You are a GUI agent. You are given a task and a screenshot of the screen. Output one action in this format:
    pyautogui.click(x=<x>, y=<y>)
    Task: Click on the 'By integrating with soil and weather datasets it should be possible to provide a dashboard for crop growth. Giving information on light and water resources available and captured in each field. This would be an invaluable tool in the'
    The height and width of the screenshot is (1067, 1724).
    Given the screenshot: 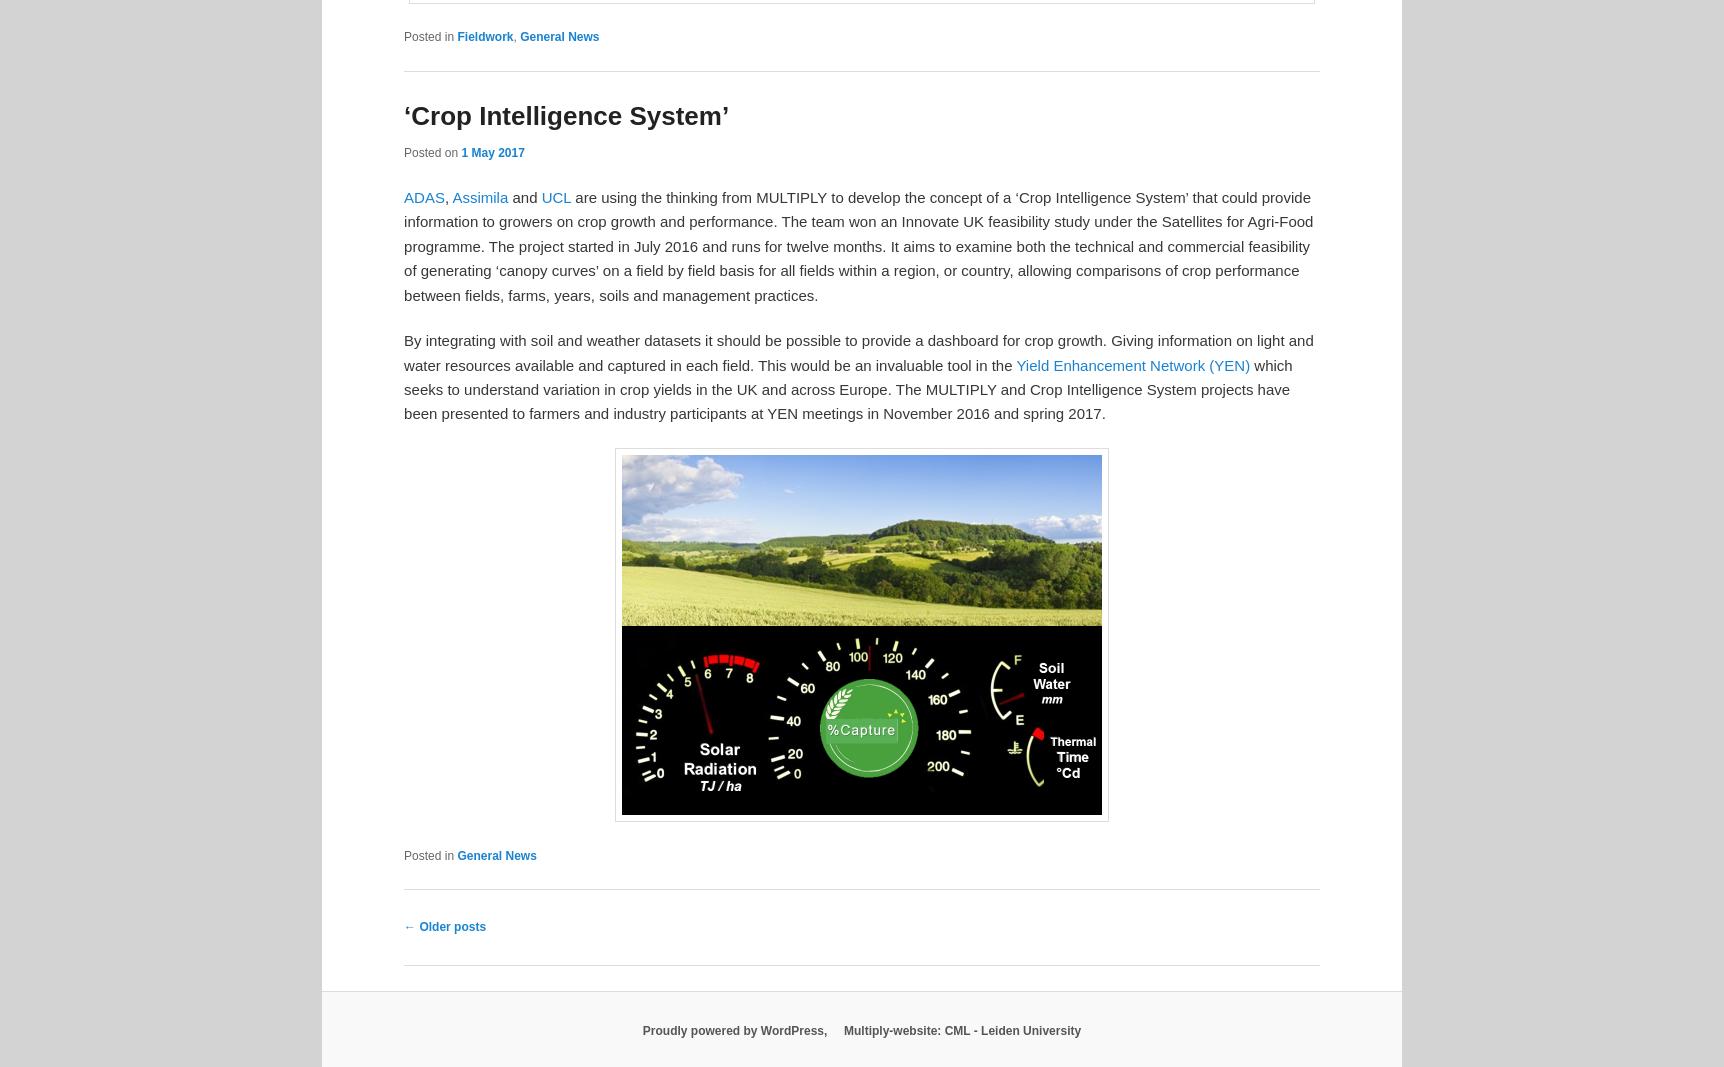 What is the action you would take?
    pyautogui.click(x=857, y=352)
    